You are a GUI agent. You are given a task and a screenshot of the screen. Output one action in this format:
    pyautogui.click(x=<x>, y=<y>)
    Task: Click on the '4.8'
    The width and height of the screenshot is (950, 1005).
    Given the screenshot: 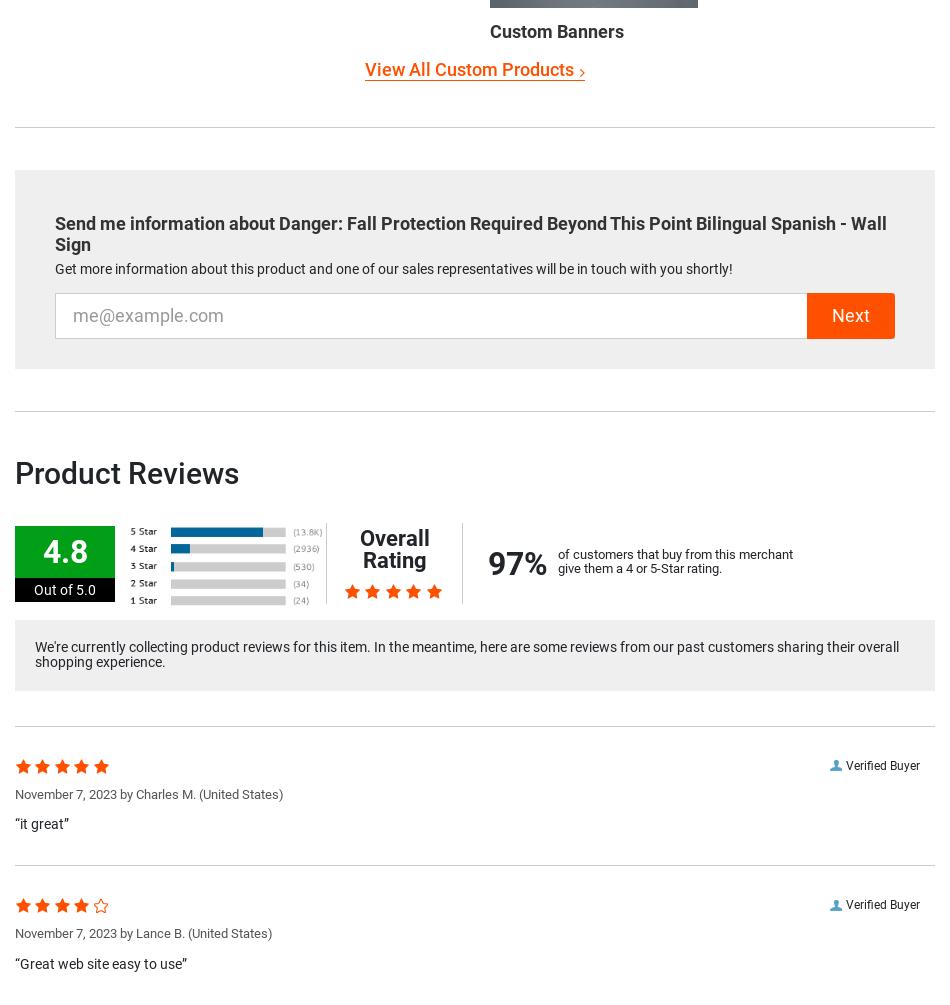 What is the action you would take?
    pyautogui.click(x=64, y=550)
    